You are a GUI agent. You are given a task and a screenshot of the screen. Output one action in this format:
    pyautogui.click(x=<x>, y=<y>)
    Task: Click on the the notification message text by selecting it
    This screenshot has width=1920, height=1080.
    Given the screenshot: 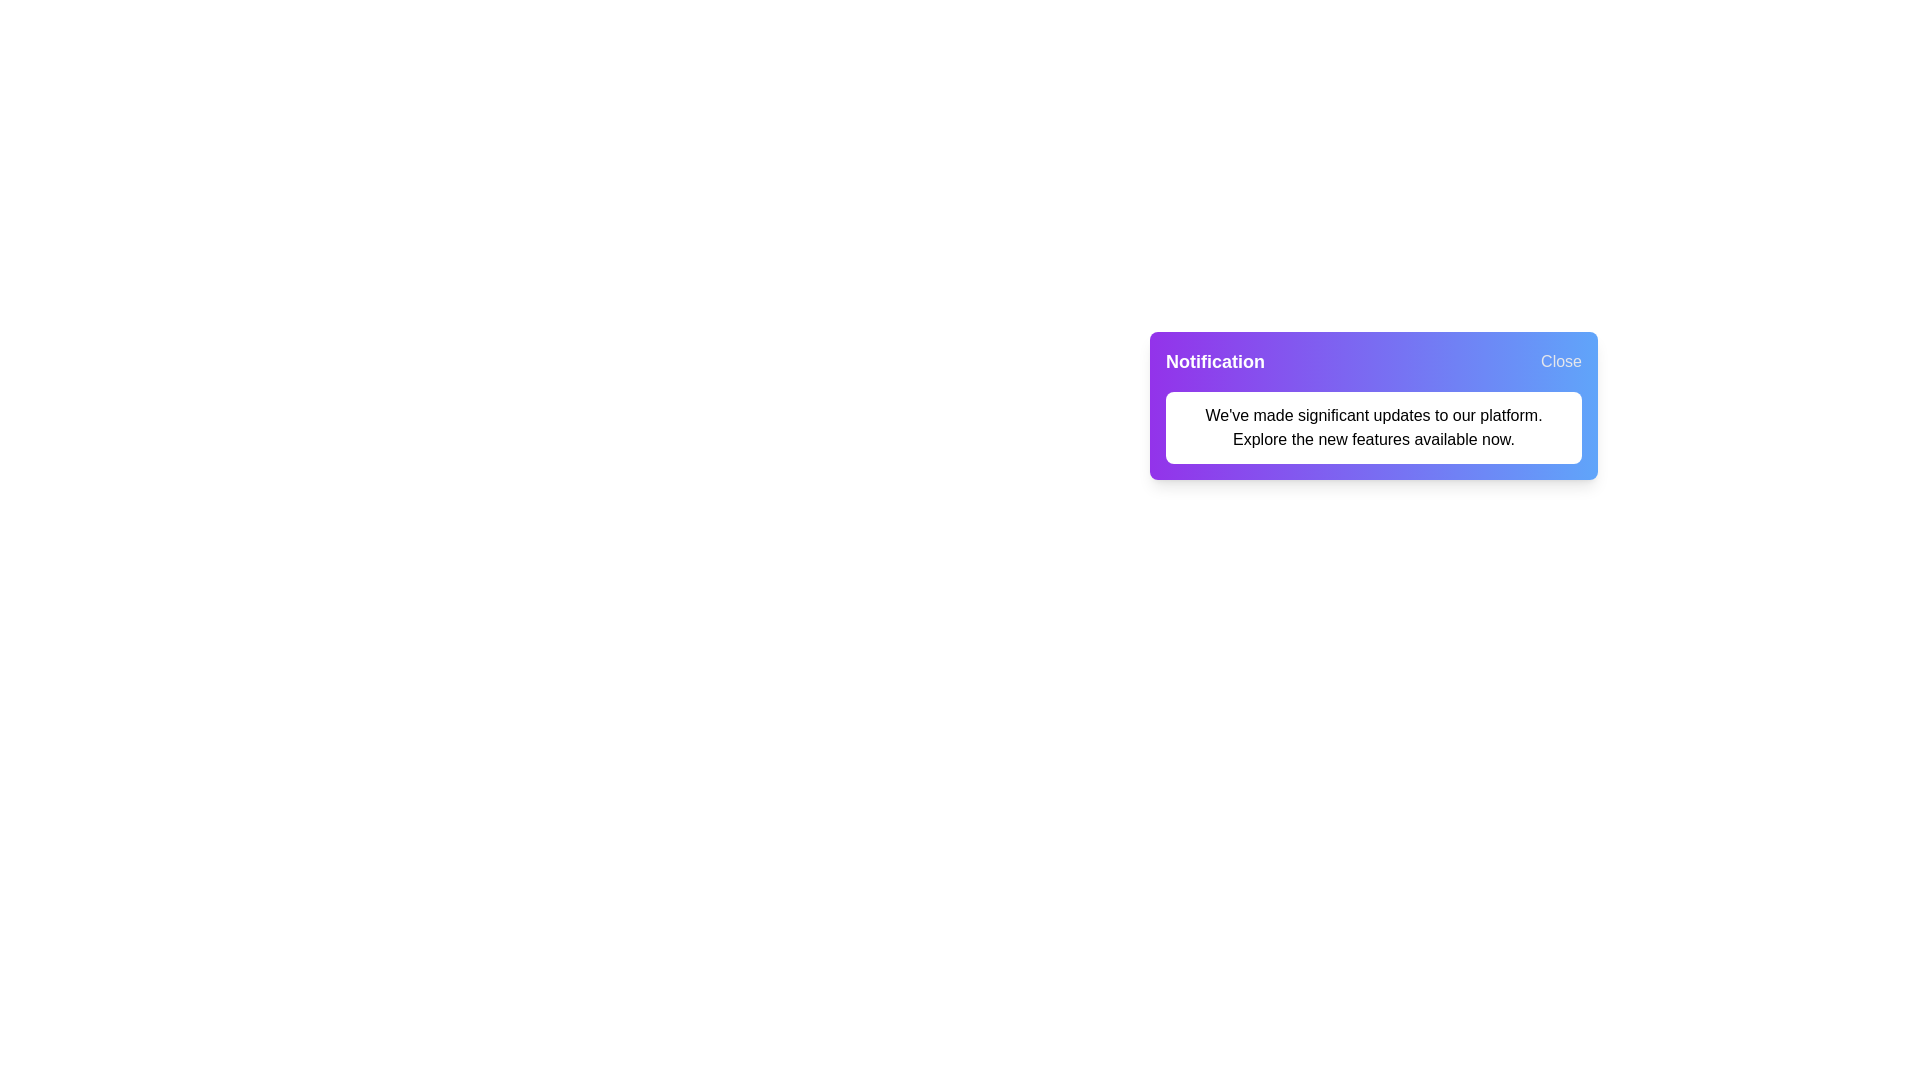 What is the action you would take?
    pyautogui.click(x=1177, y=404)
    